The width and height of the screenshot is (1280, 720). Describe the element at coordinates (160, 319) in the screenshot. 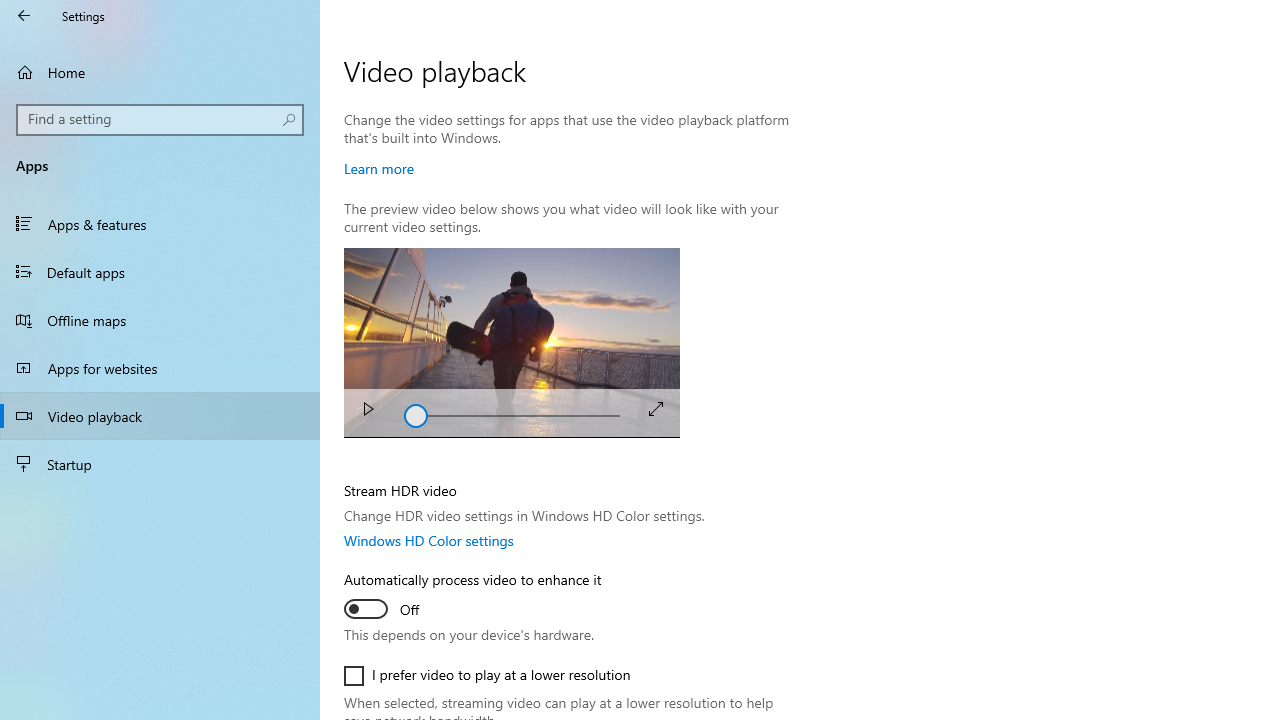

I see `'Offline maps'` at that location.